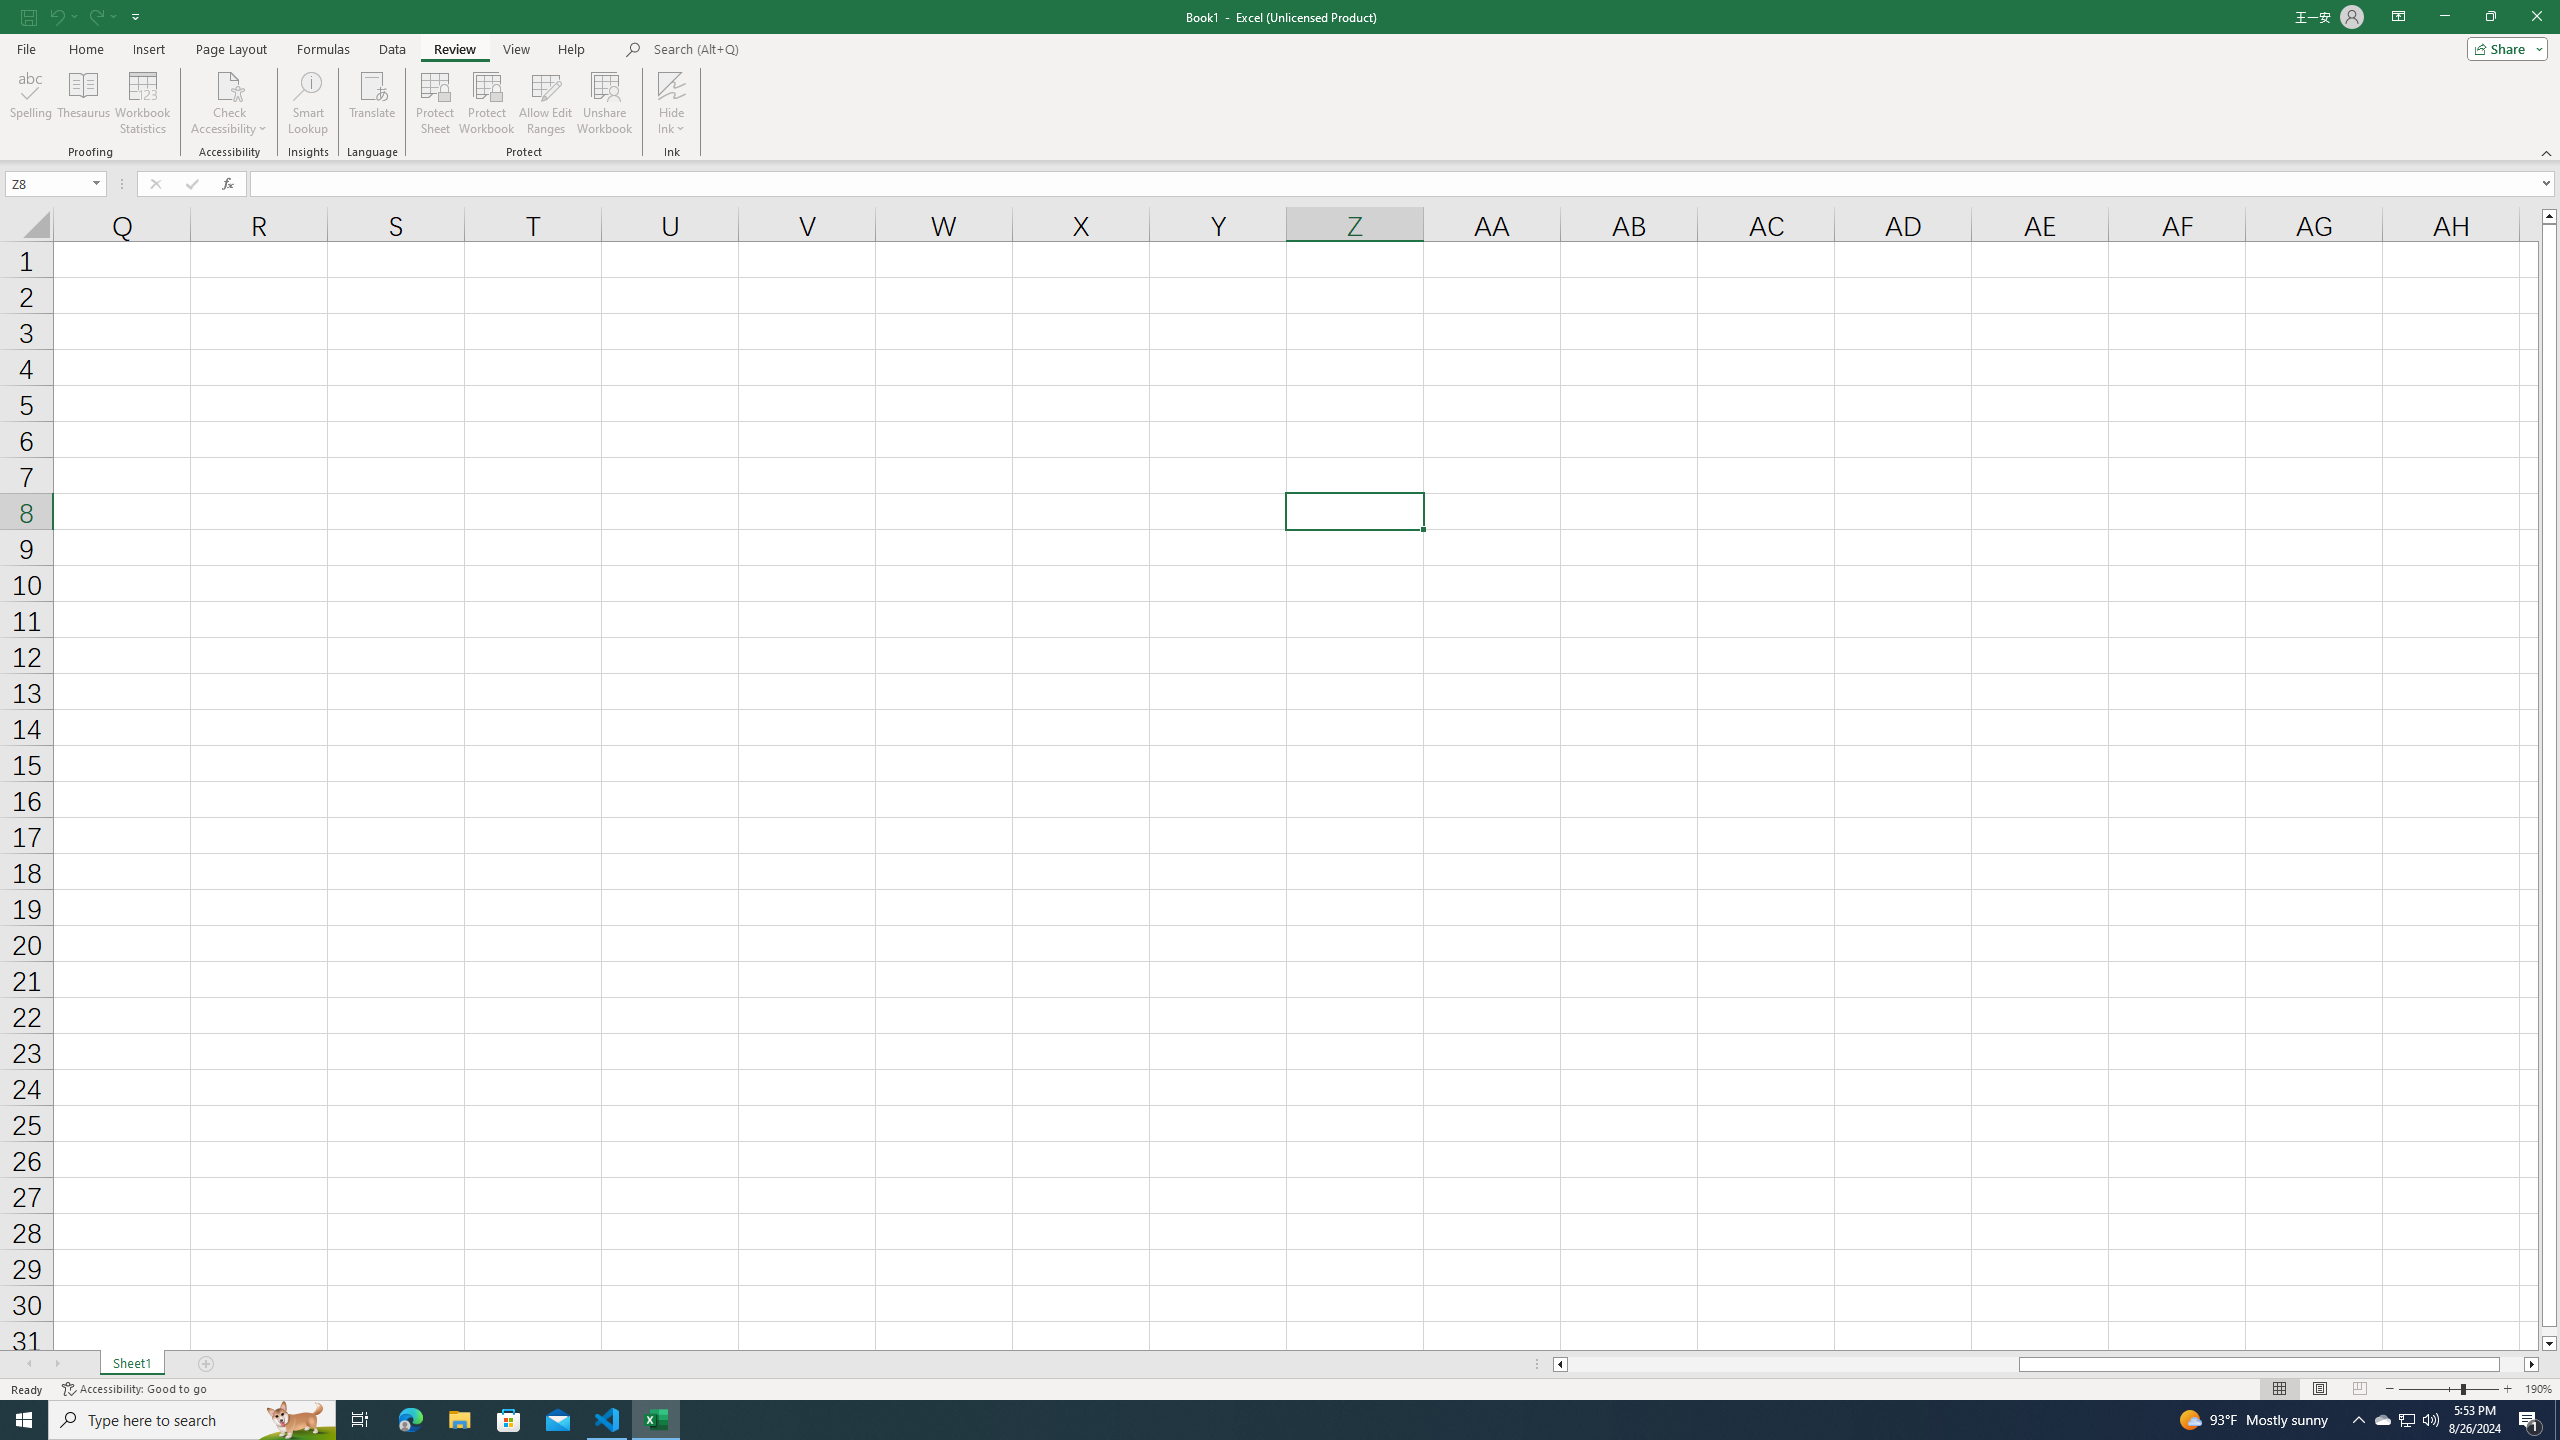  Describe the element at coordinates (2532, 1363) in the screenshot. I see `'Column right'` at that location.